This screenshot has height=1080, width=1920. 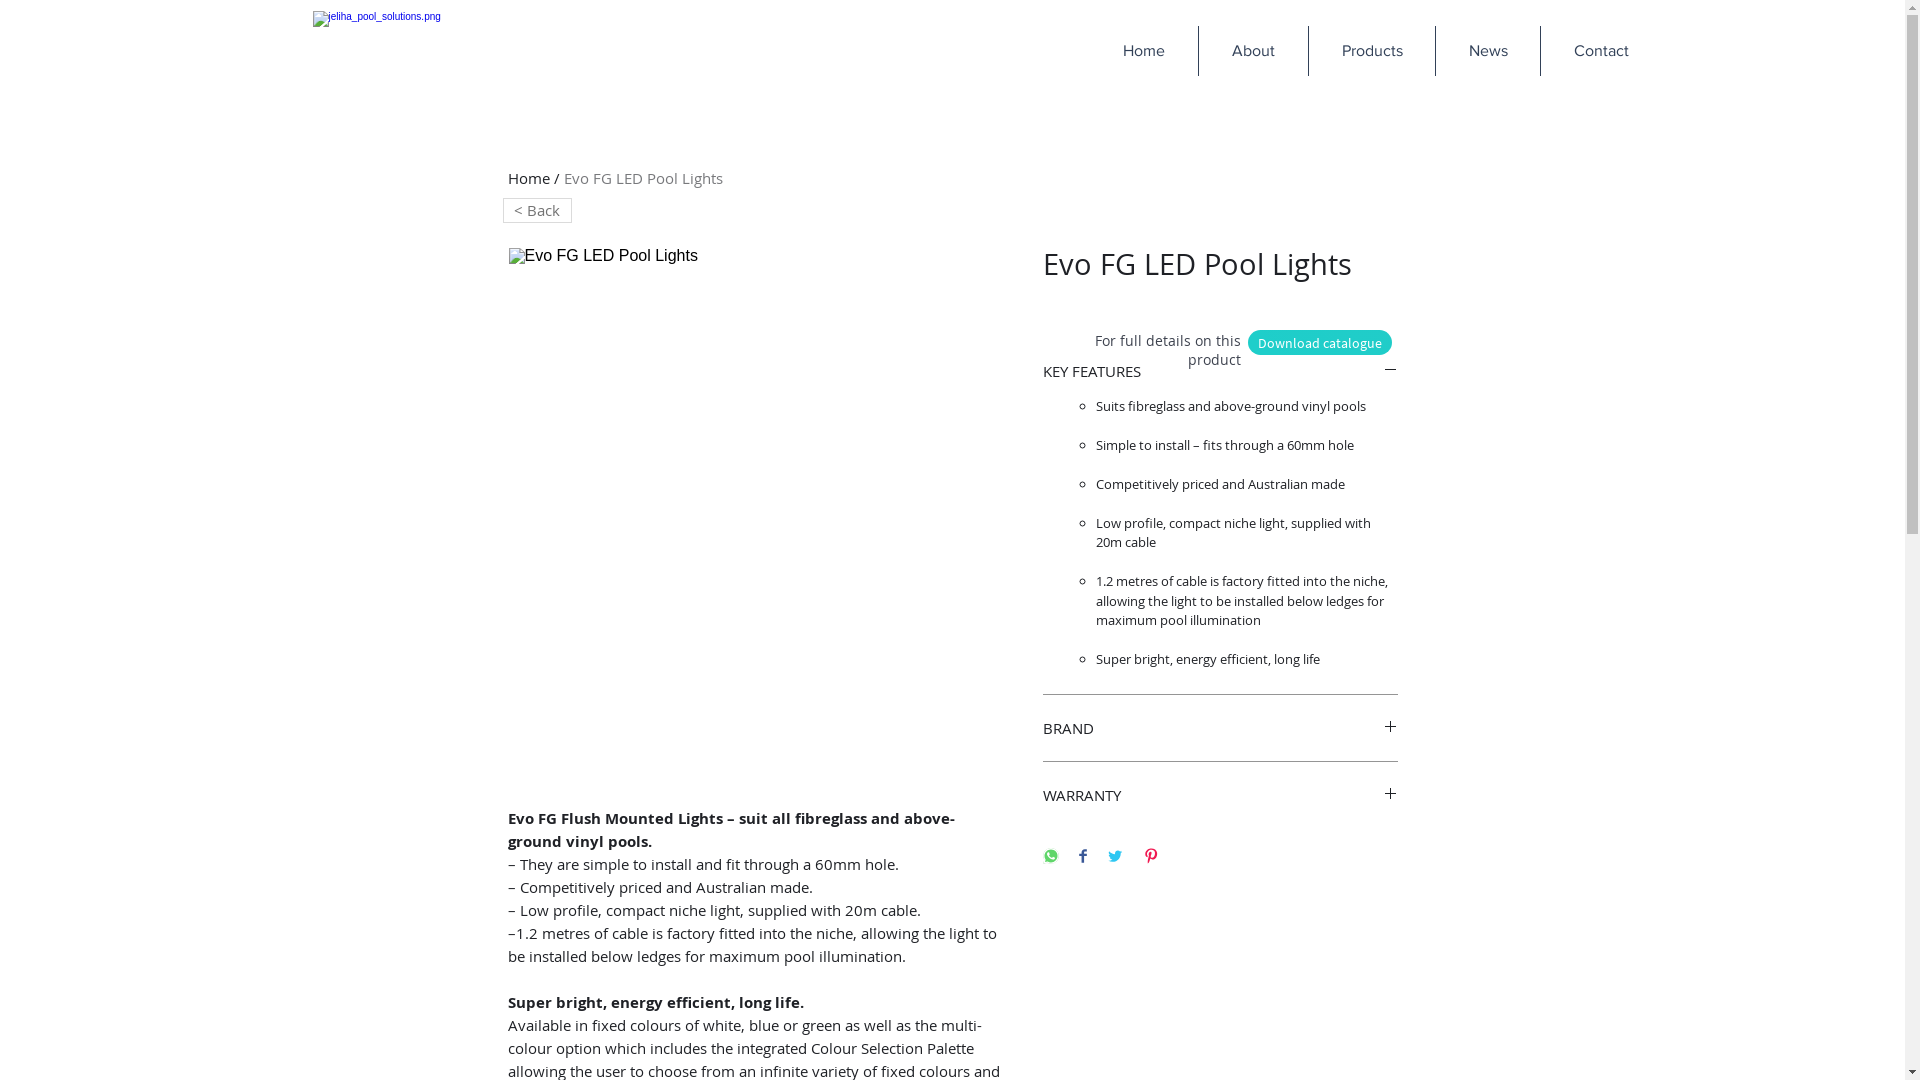 I want to click on '< Back', so click(x=536, y=210).